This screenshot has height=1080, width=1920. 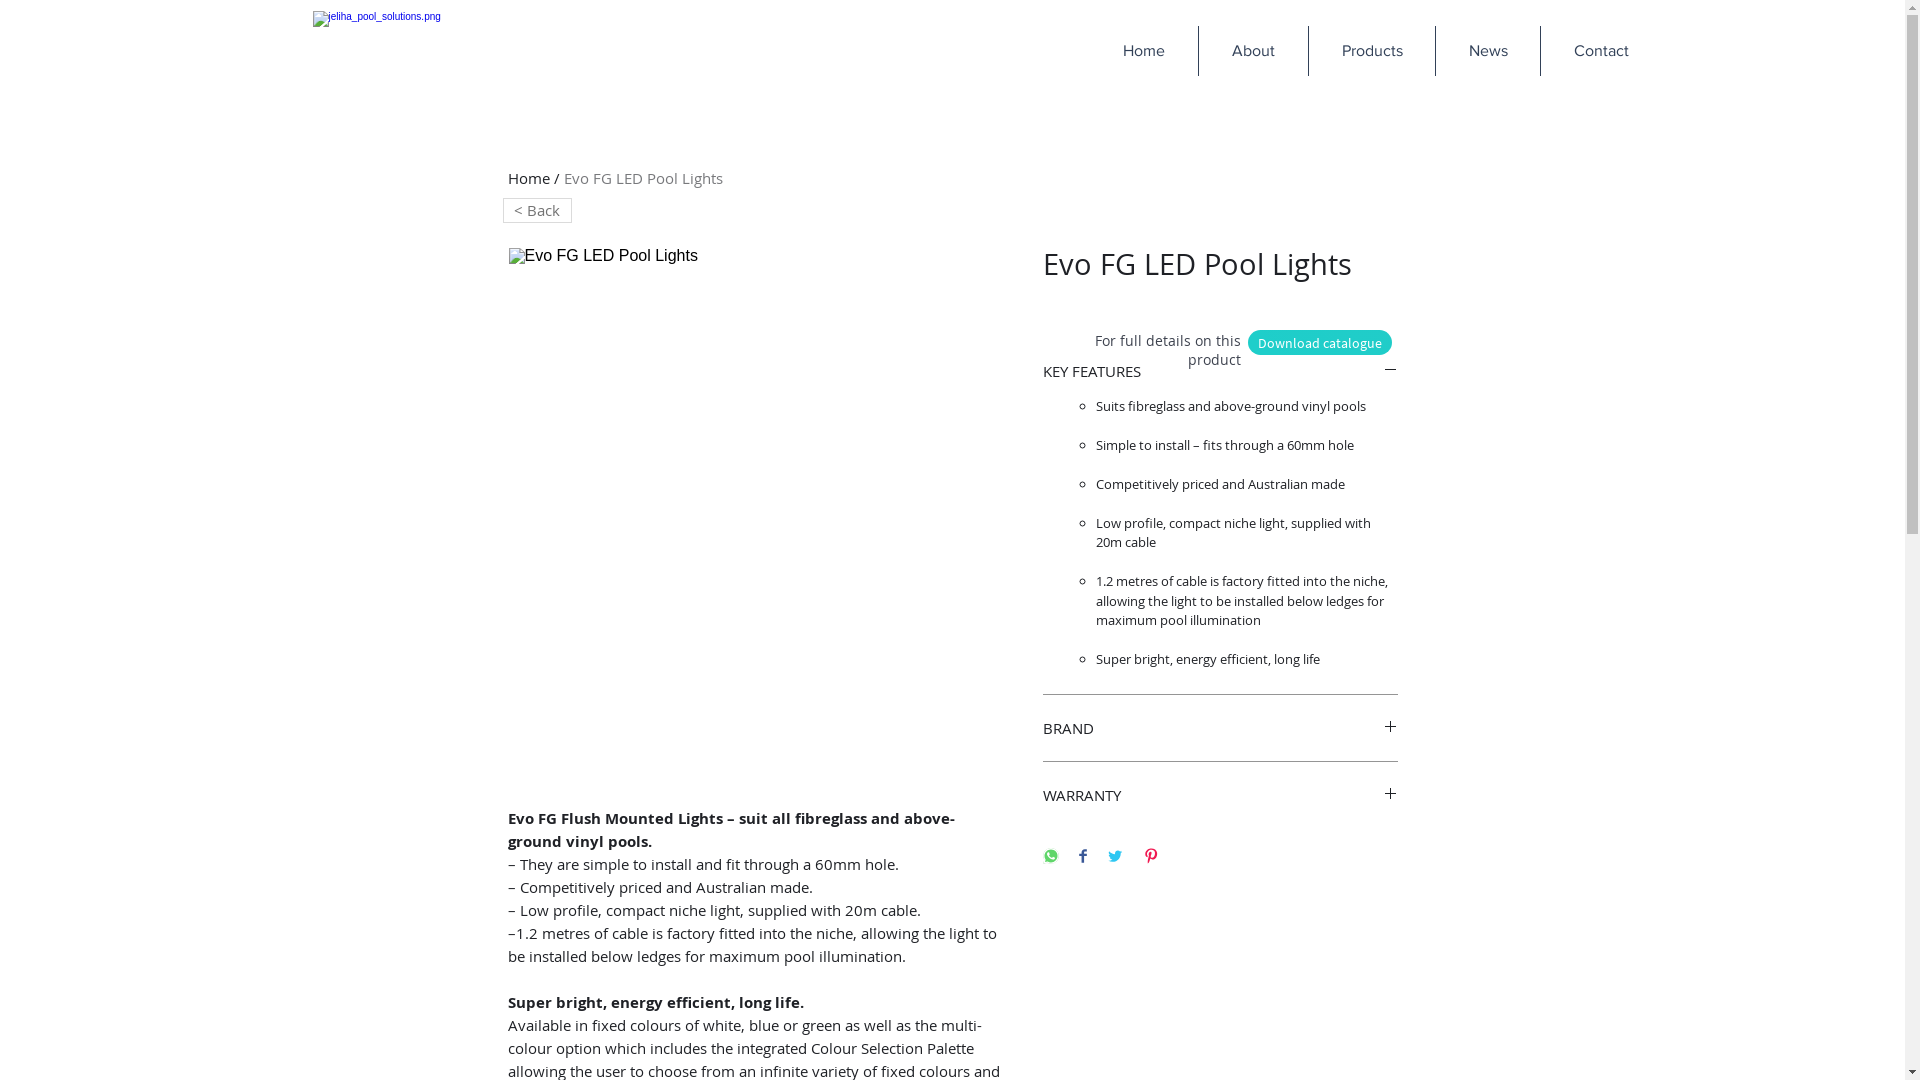 I want to click on '< Back', so click(x=536, y=210).